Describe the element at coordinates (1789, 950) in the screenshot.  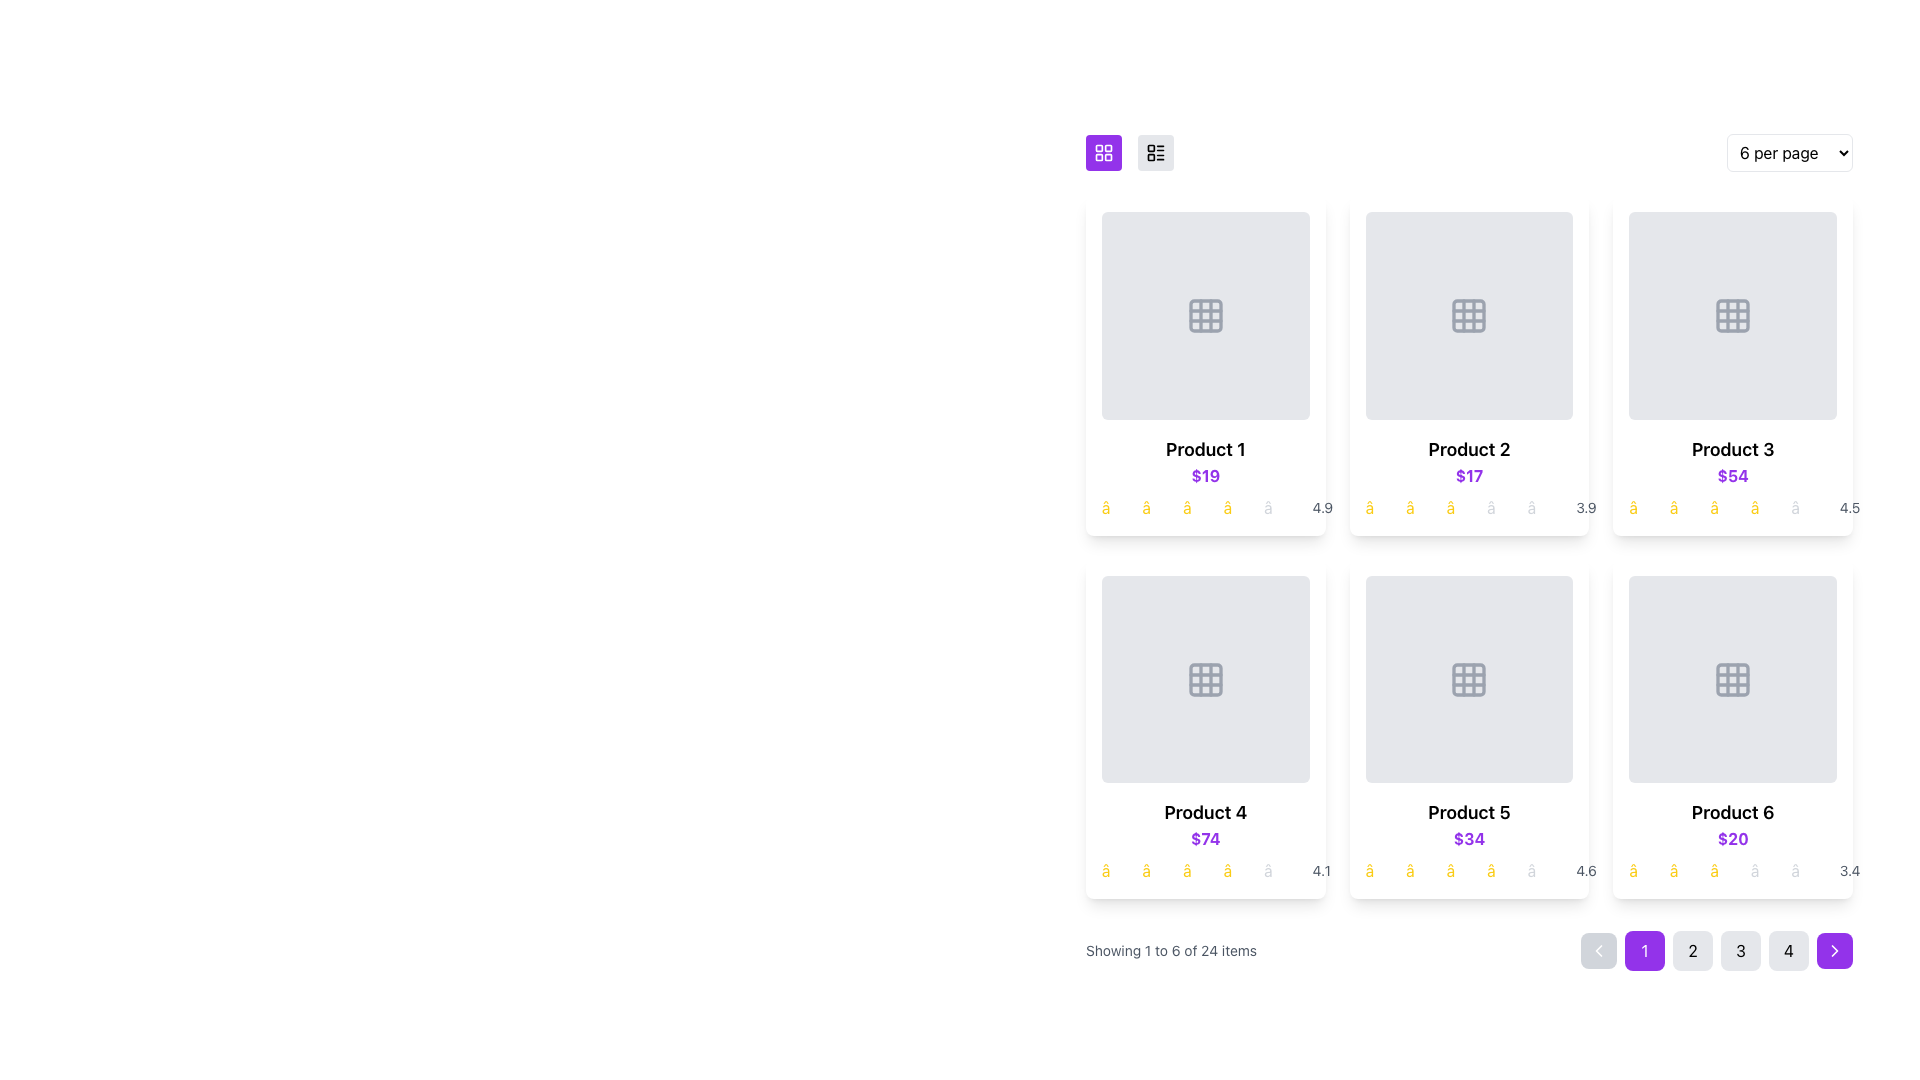
I see `the square button labeled '4' in the pagination controls, which is located at the bottom-right corner of the product grid display` at that location.